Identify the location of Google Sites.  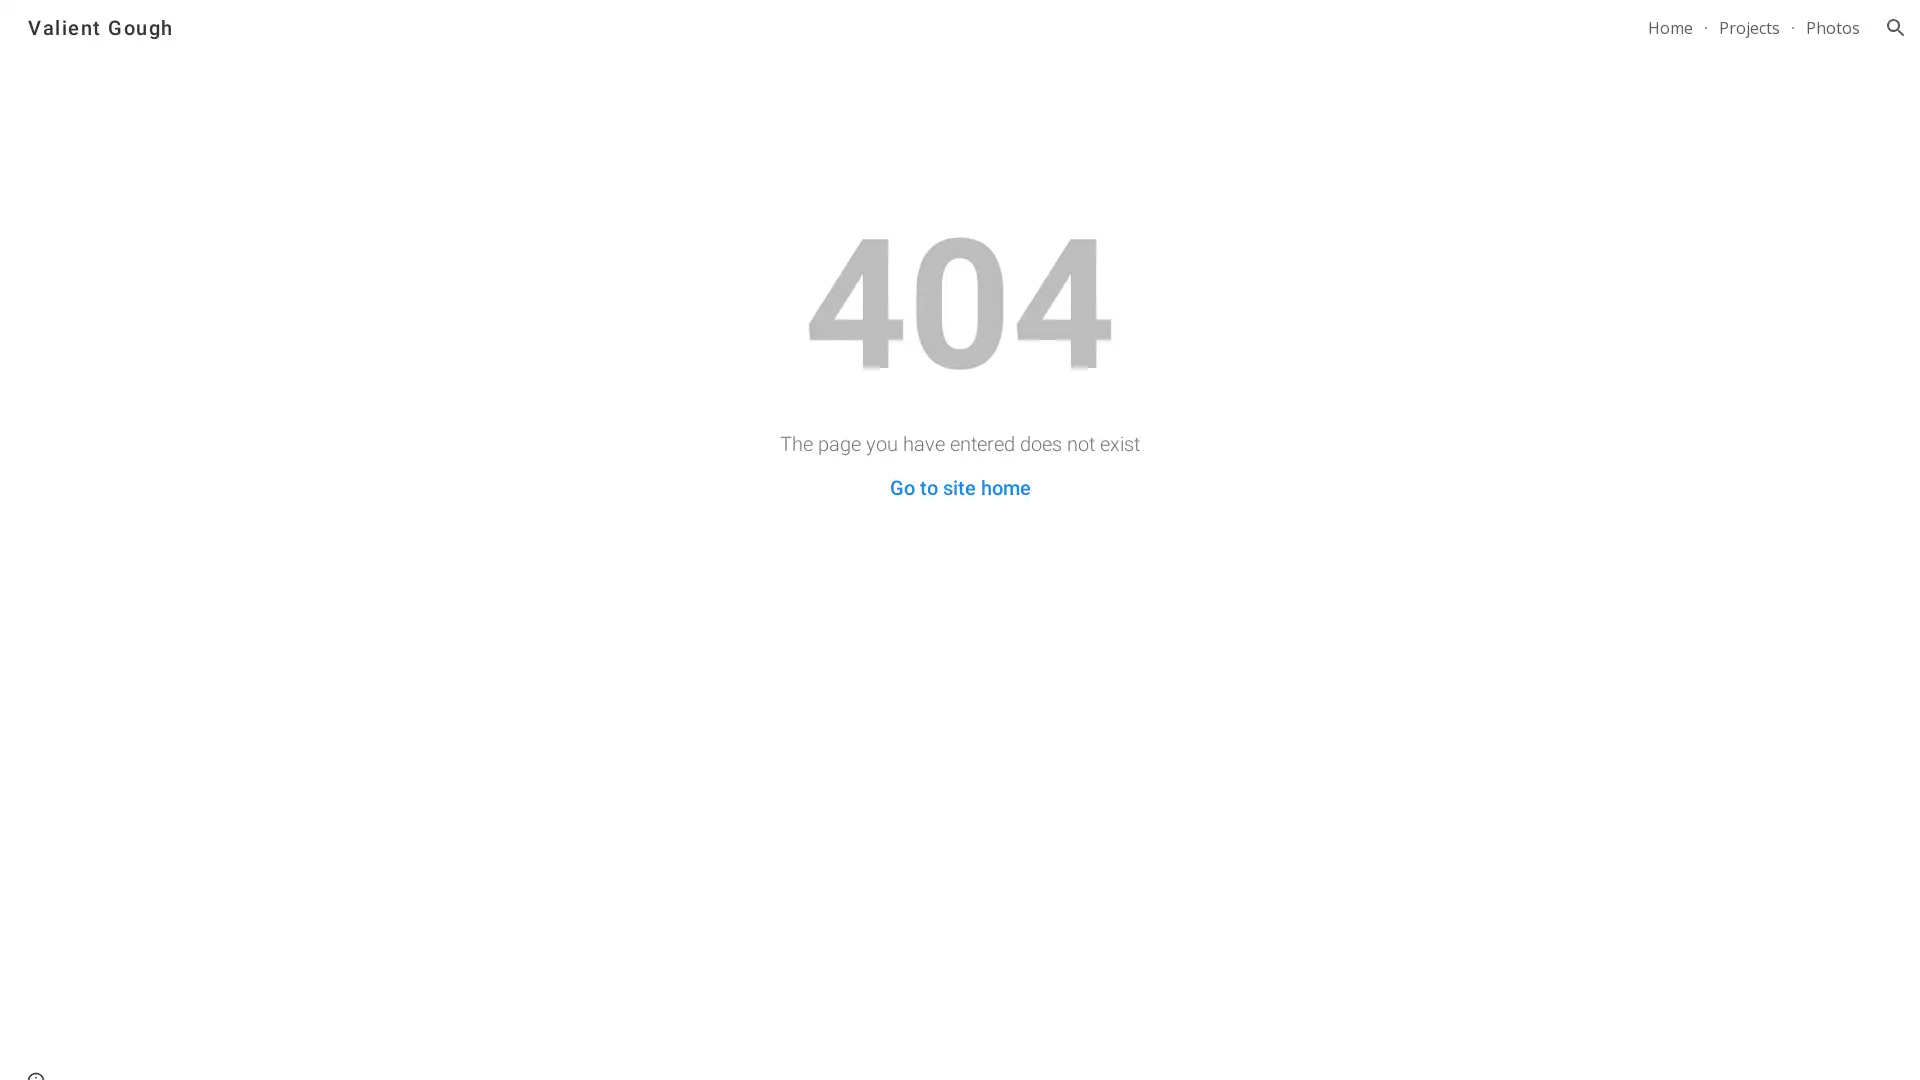
(154, 1044).